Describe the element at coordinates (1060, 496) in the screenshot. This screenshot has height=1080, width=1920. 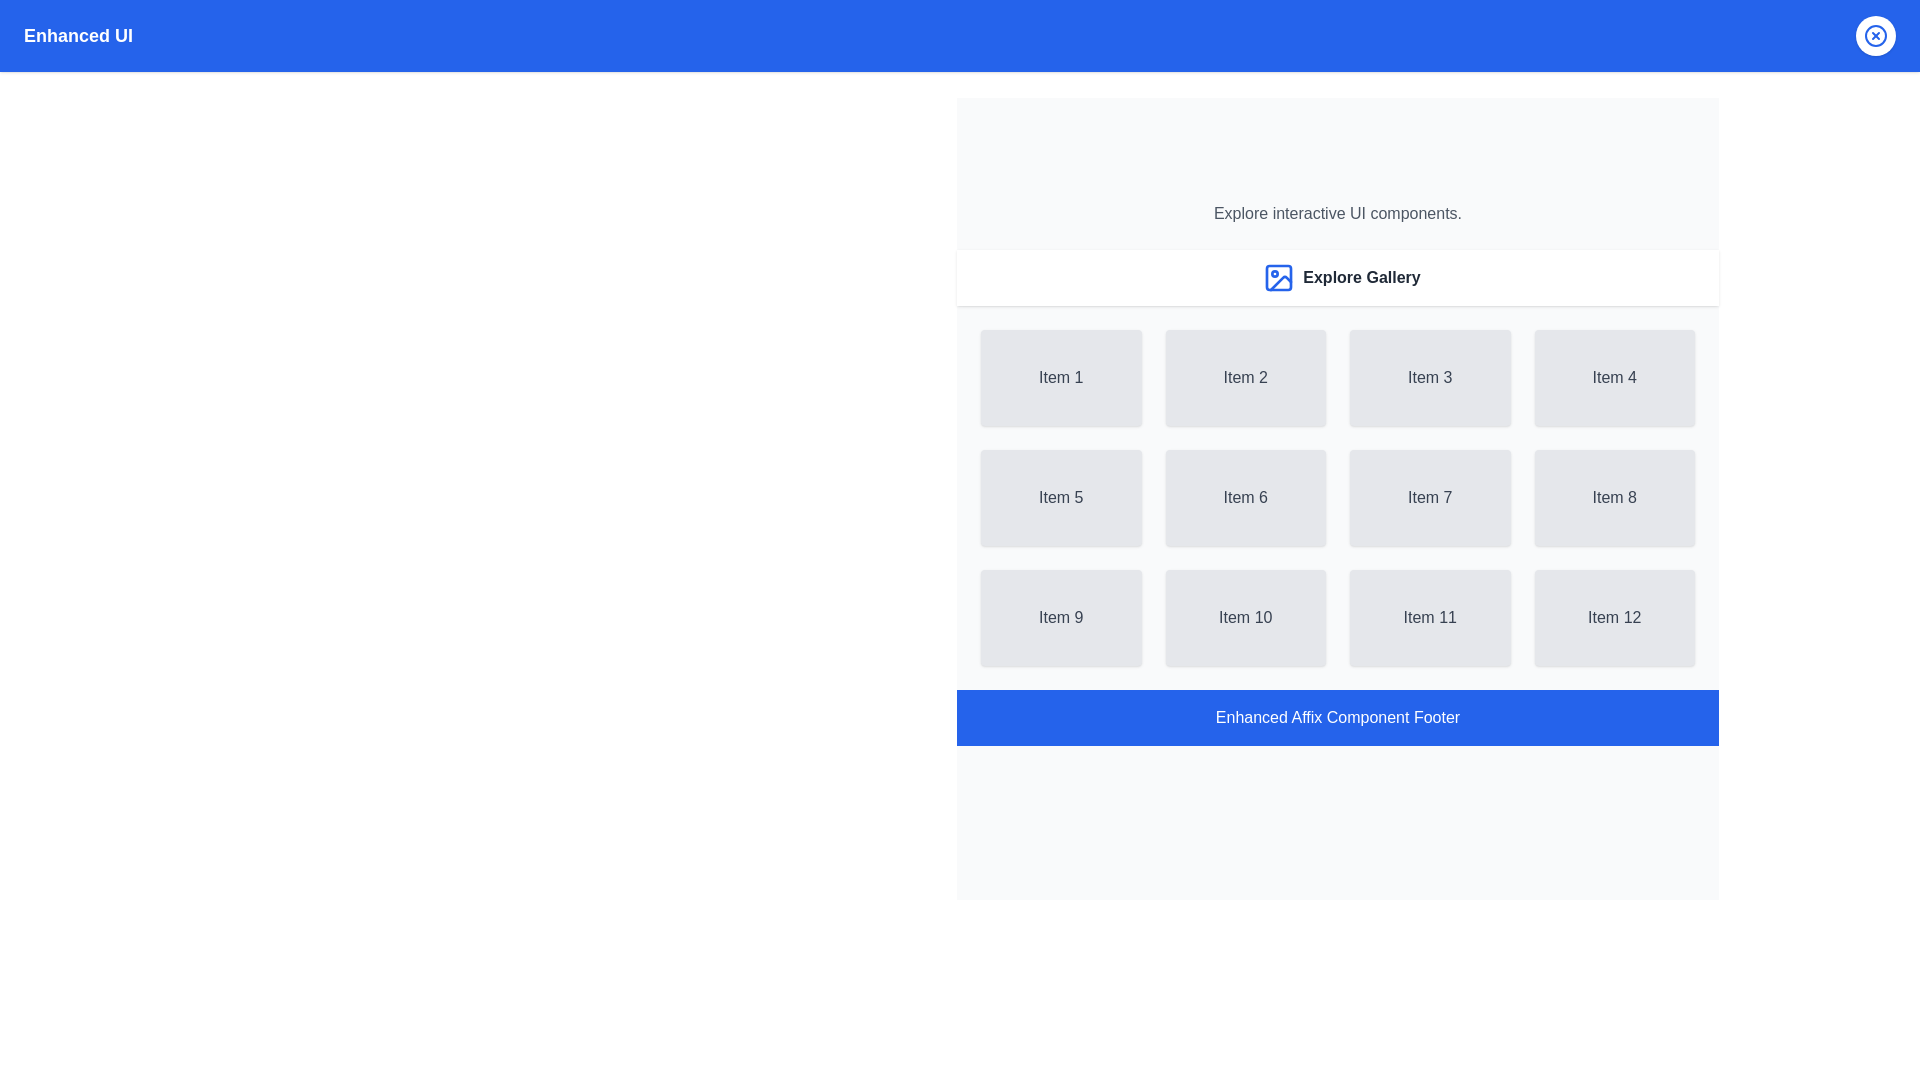
I see `the static Grid Item located in the first element of the second row, situated below 'Item 1' and to the left of 'Item 6'` at that location.